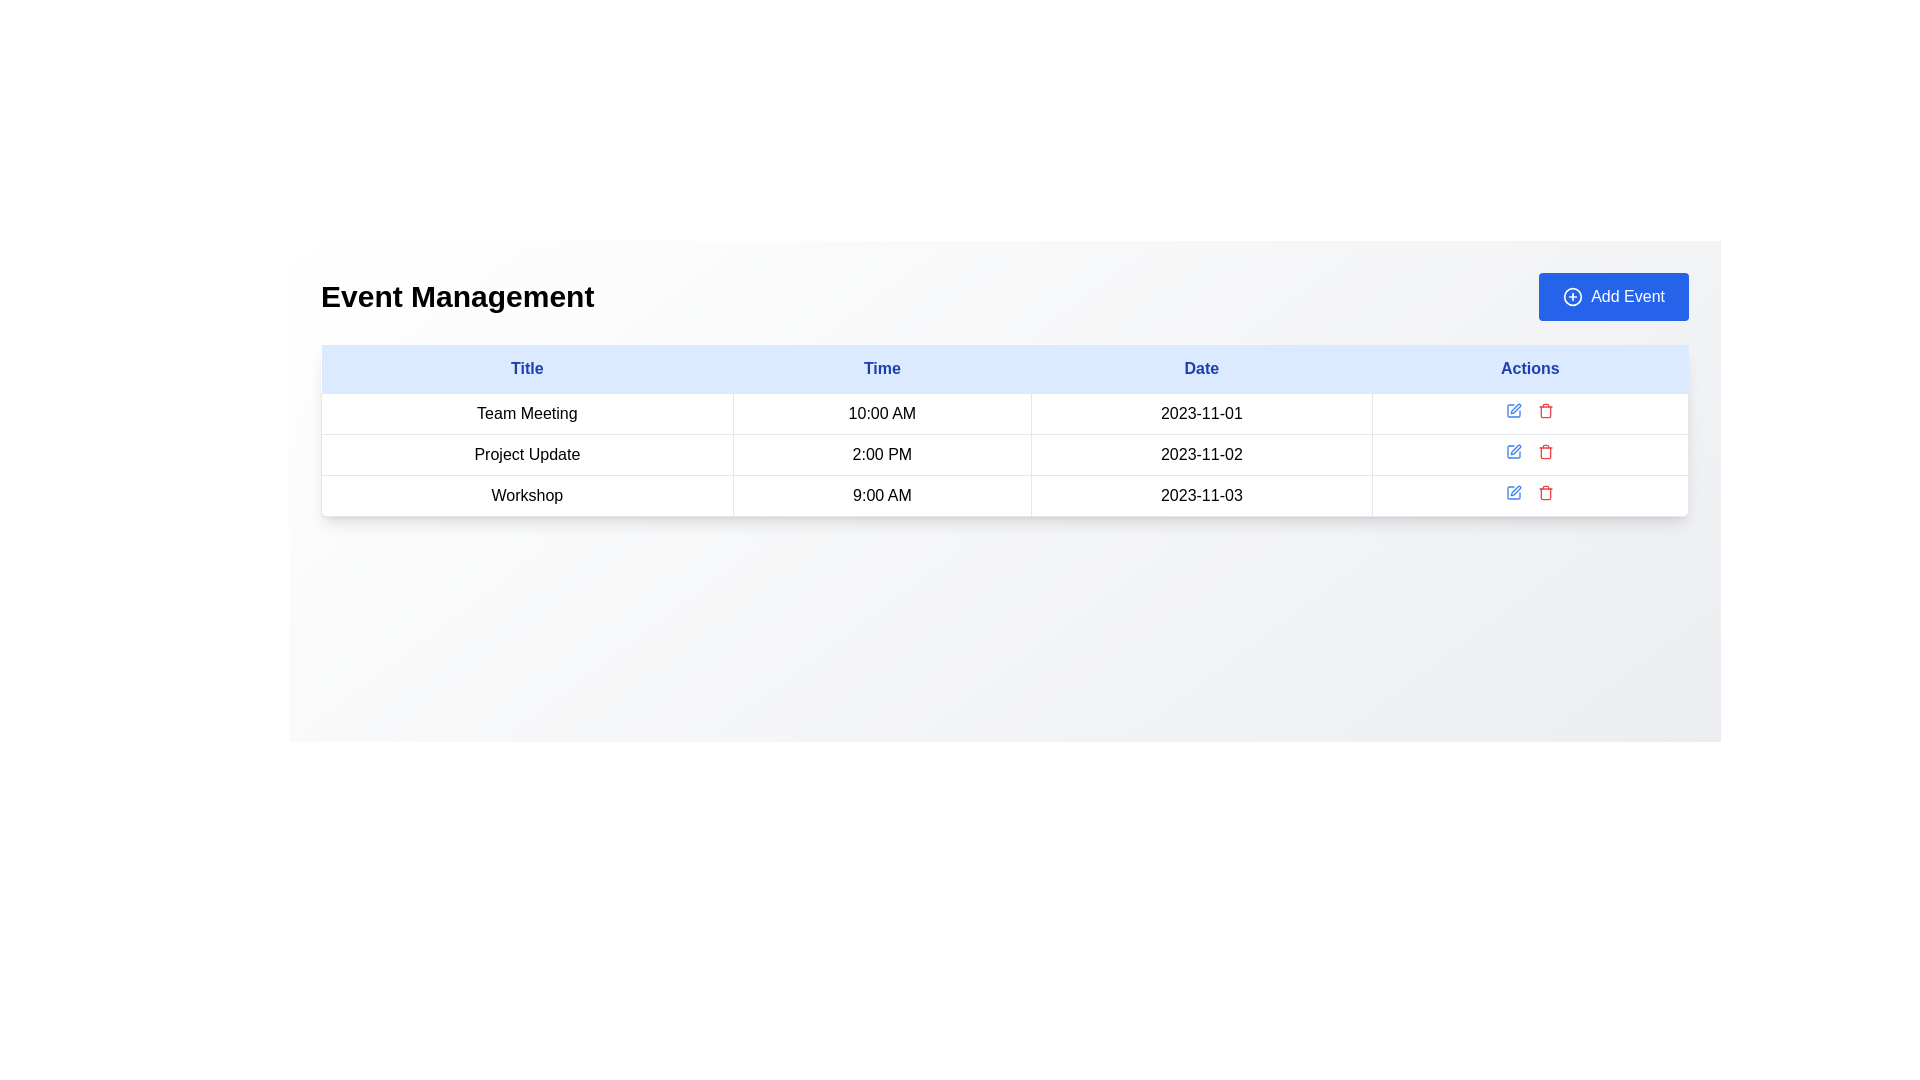 The height and width of the screenshot is (1080, 1920). What do you see at coordinates (1545, 451) in the screenshot?
I see `the red trash icon button located in the second row under the 'Actions' column of the table` at bounding box center [1545, 451].